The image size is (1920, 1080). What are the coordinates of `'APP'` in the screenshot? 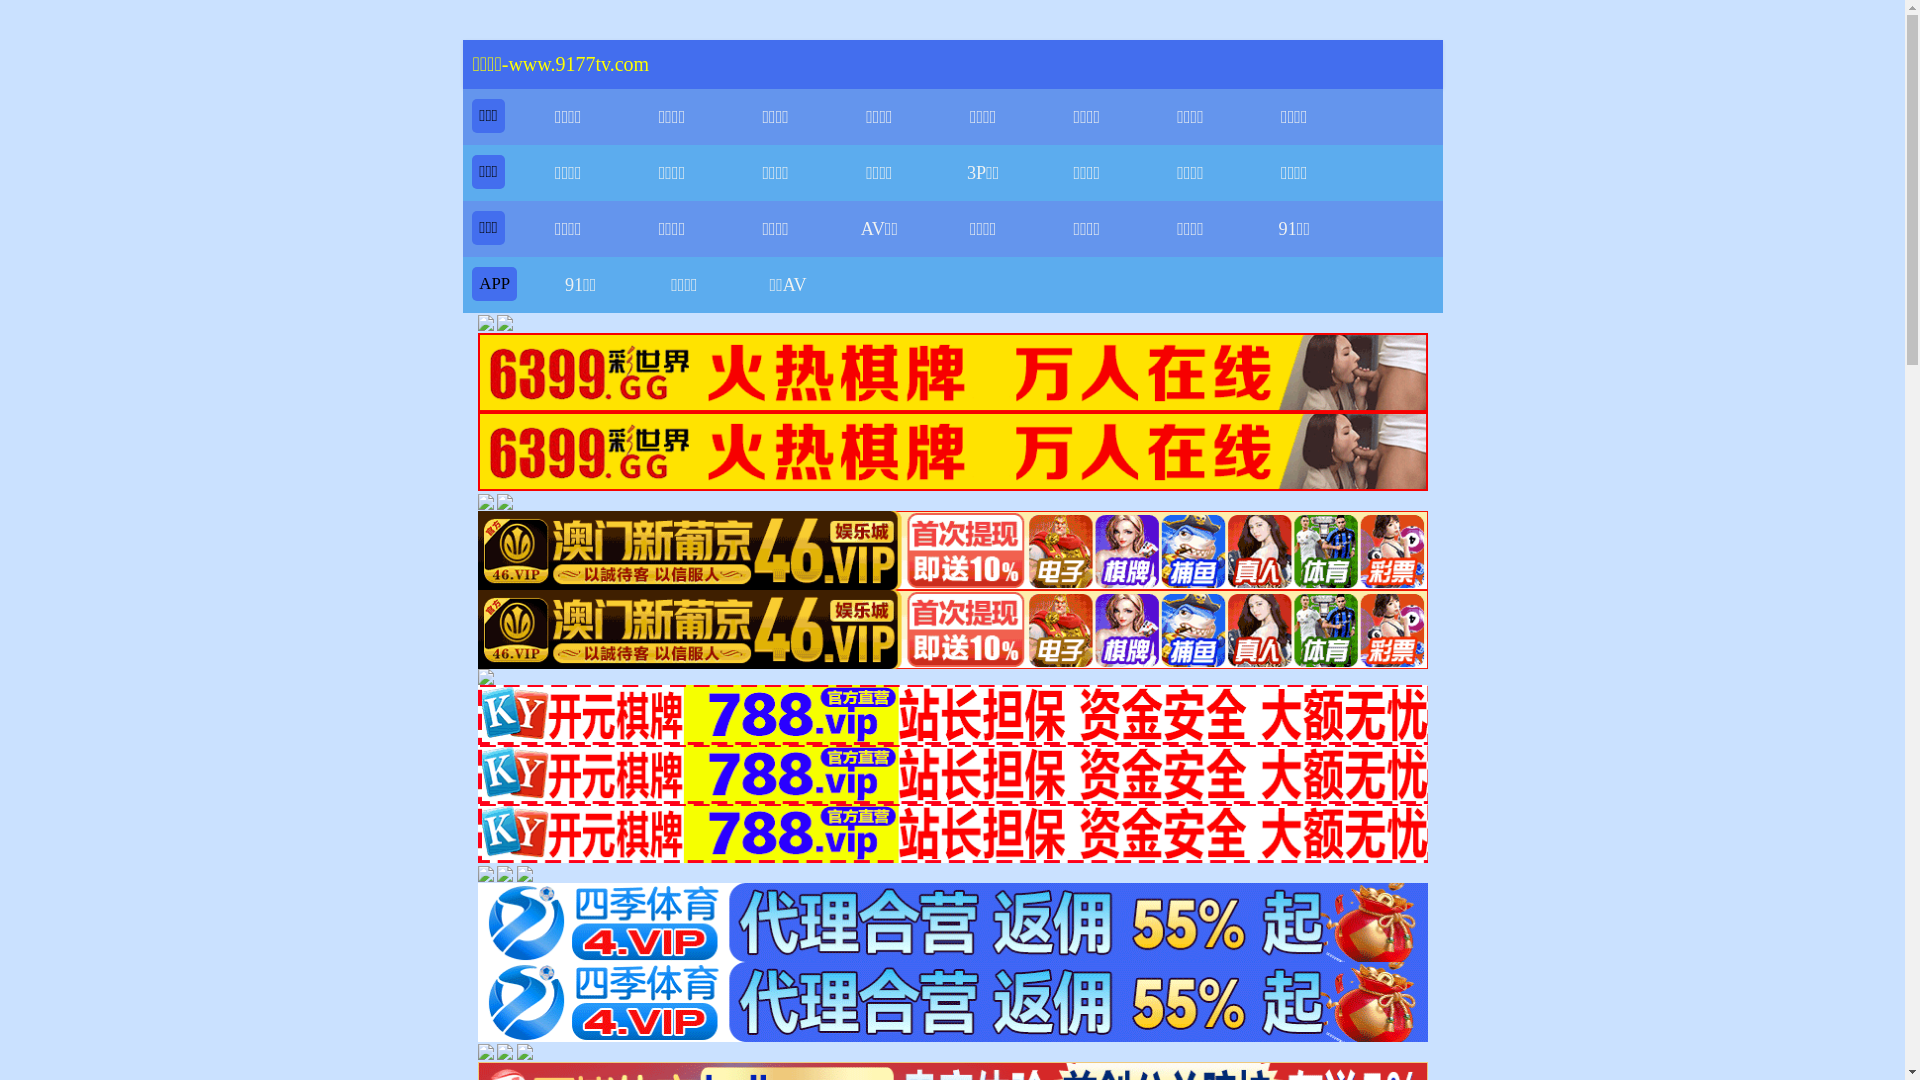 It's located at (494, 283).